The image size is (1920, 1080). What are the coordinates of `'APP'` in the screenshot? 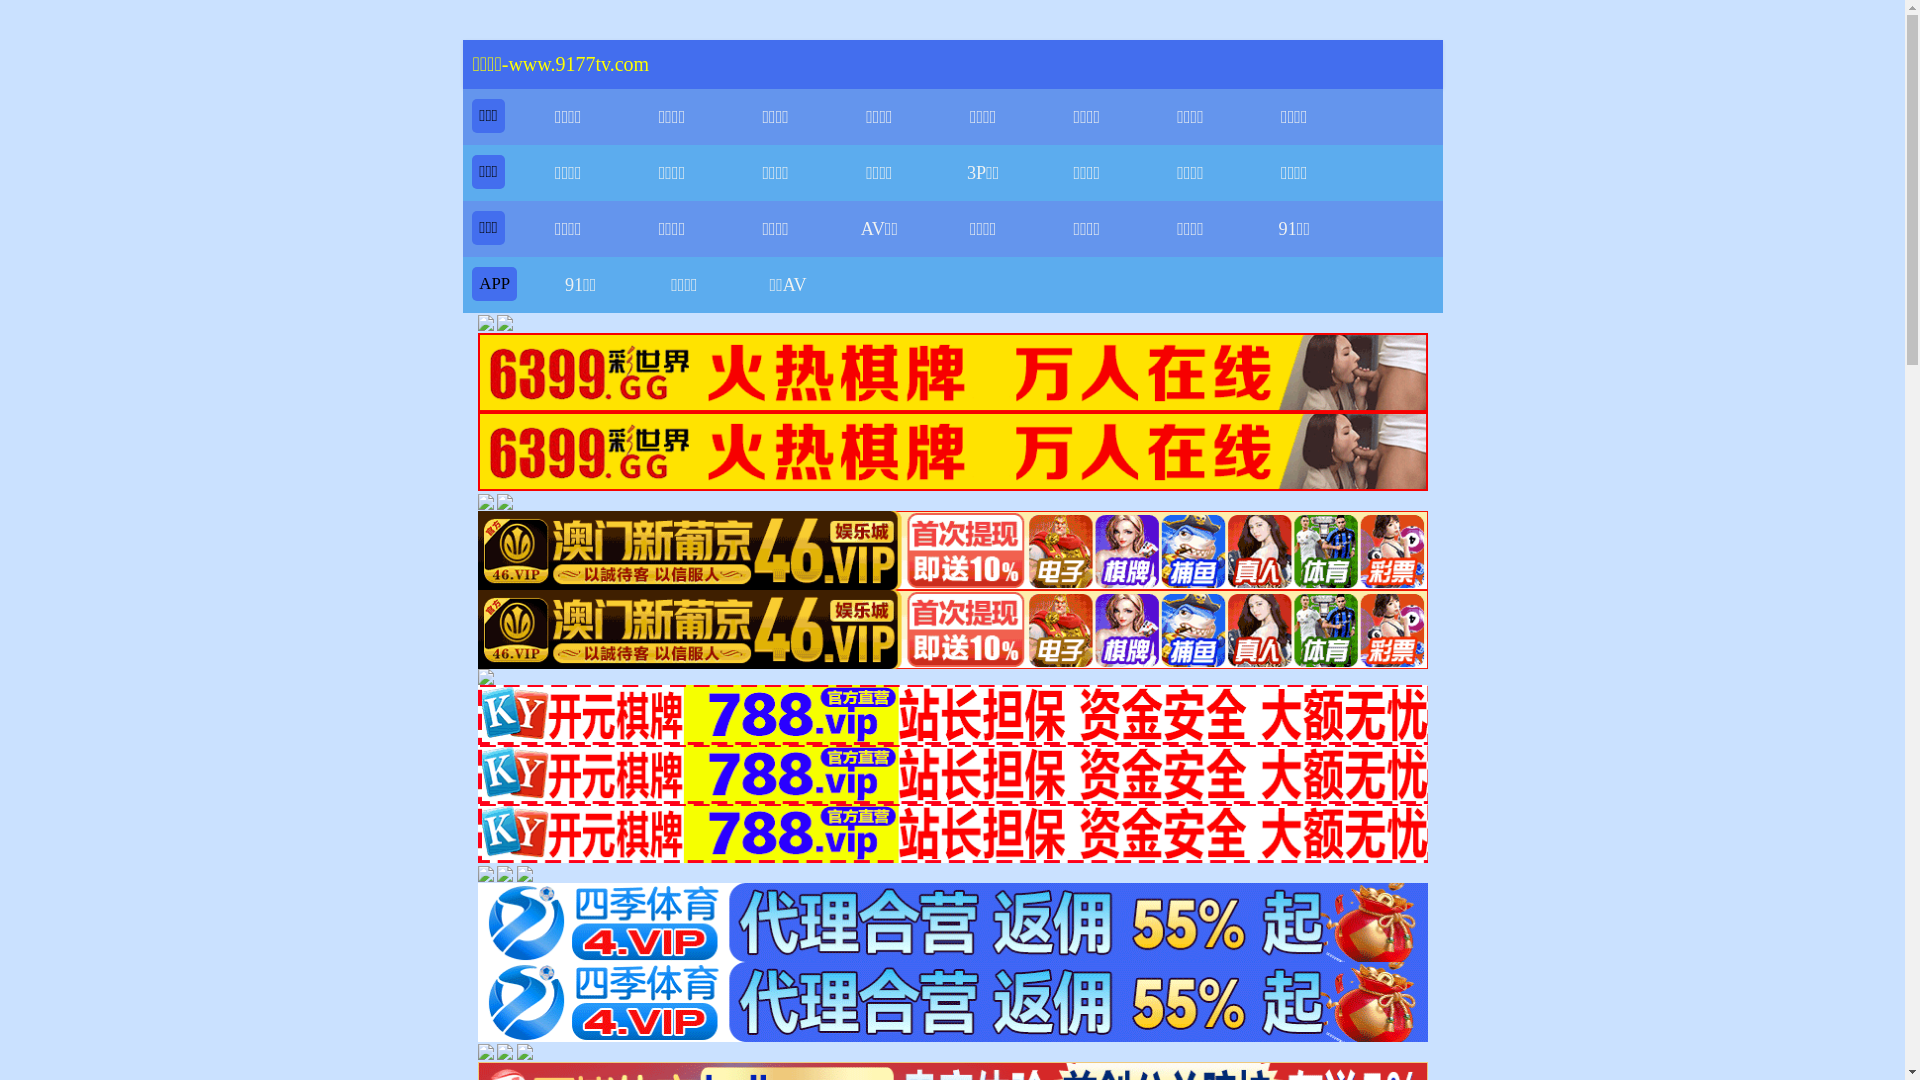 It's located at (494, 283).